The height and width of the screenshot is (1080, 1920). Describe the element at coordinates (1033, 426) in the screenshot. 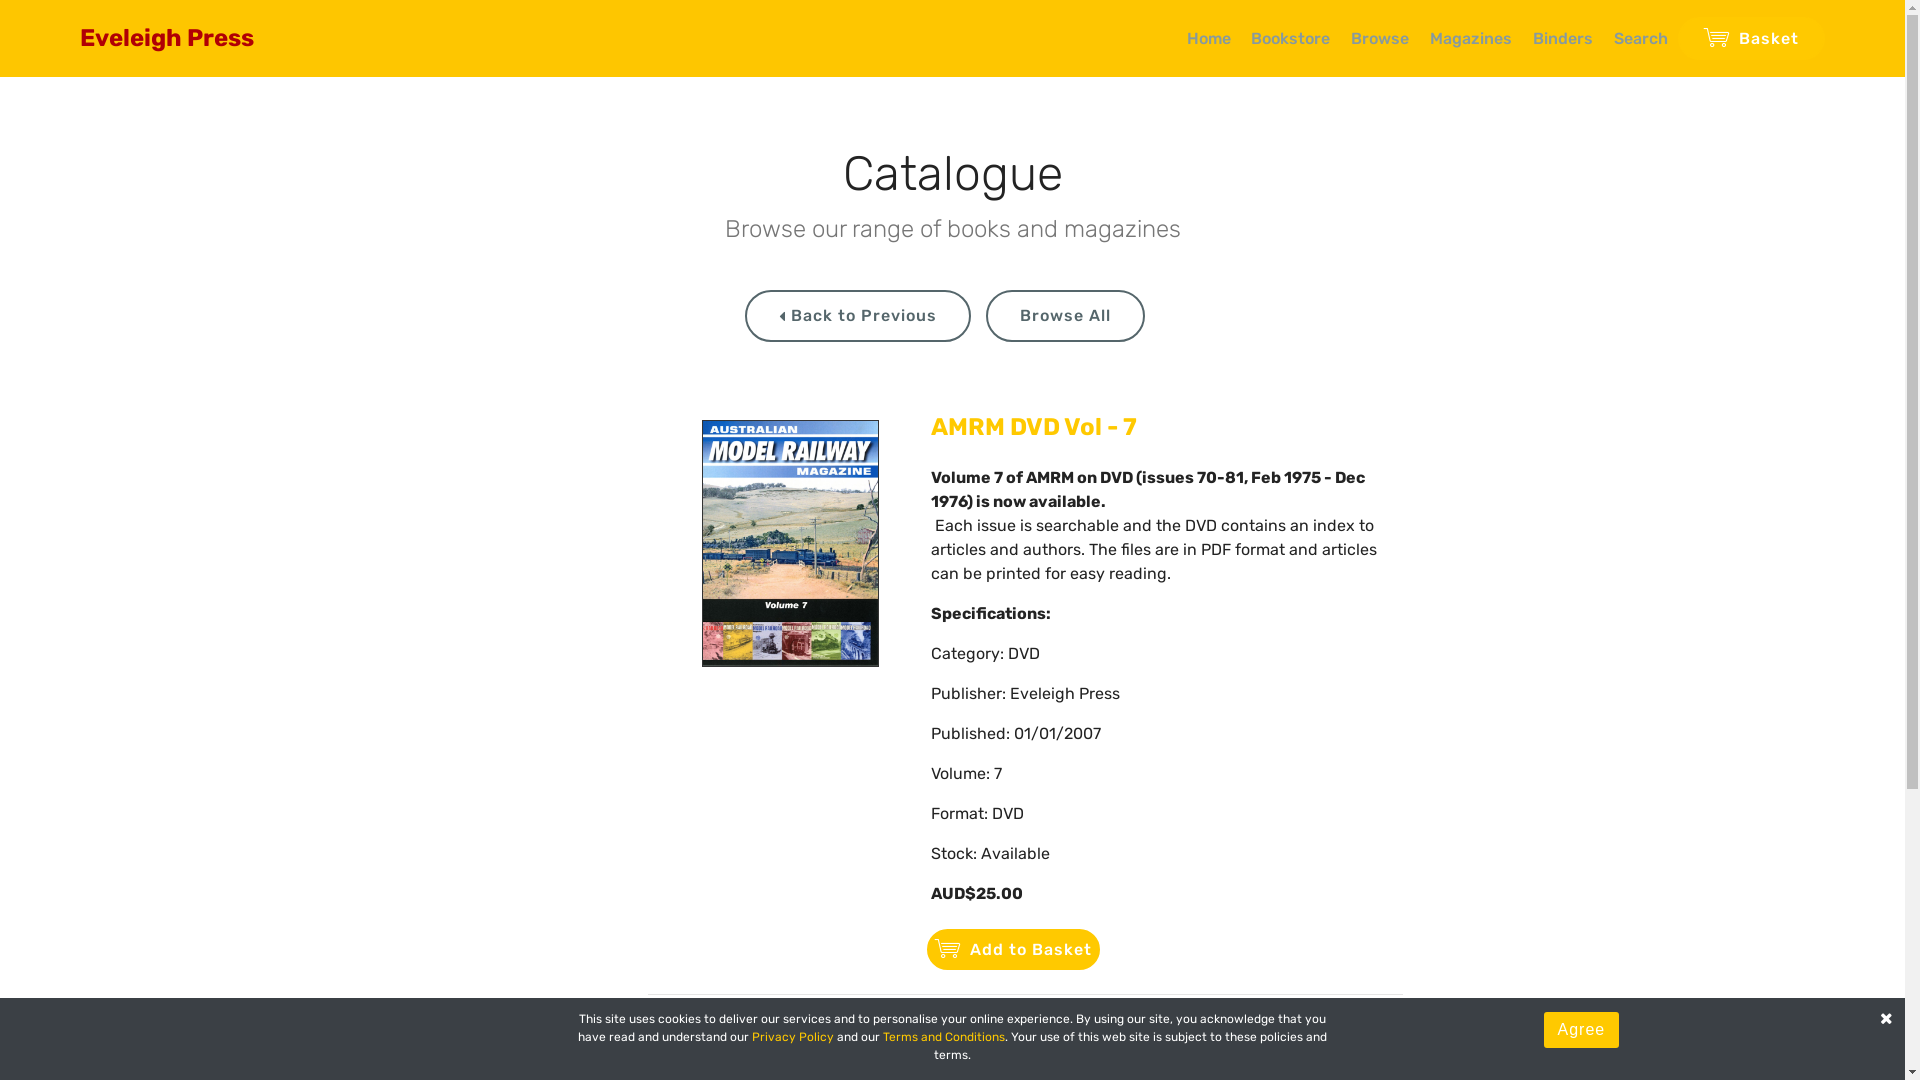

I see `'AMRM DVD Vol - 7'` at that location.